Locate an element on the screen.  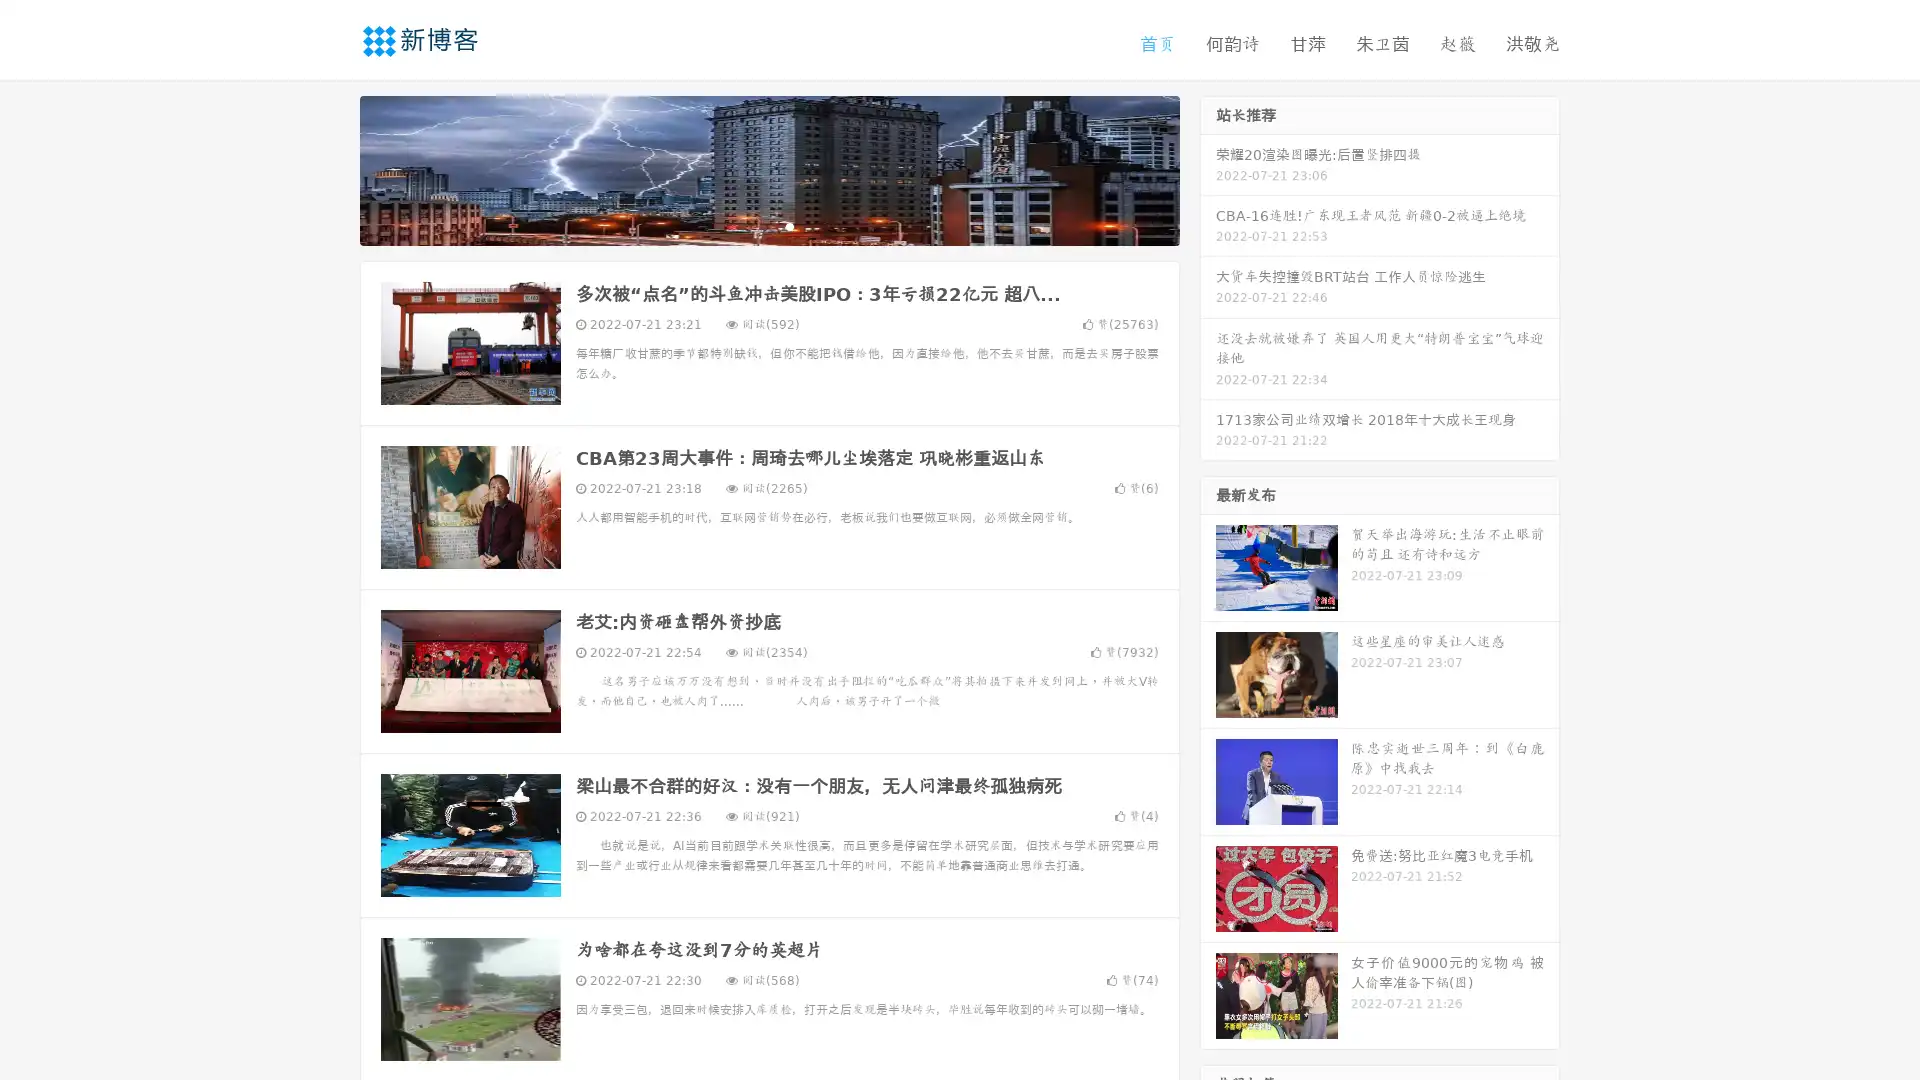
Next slide is located at coordinates (1208, 168).